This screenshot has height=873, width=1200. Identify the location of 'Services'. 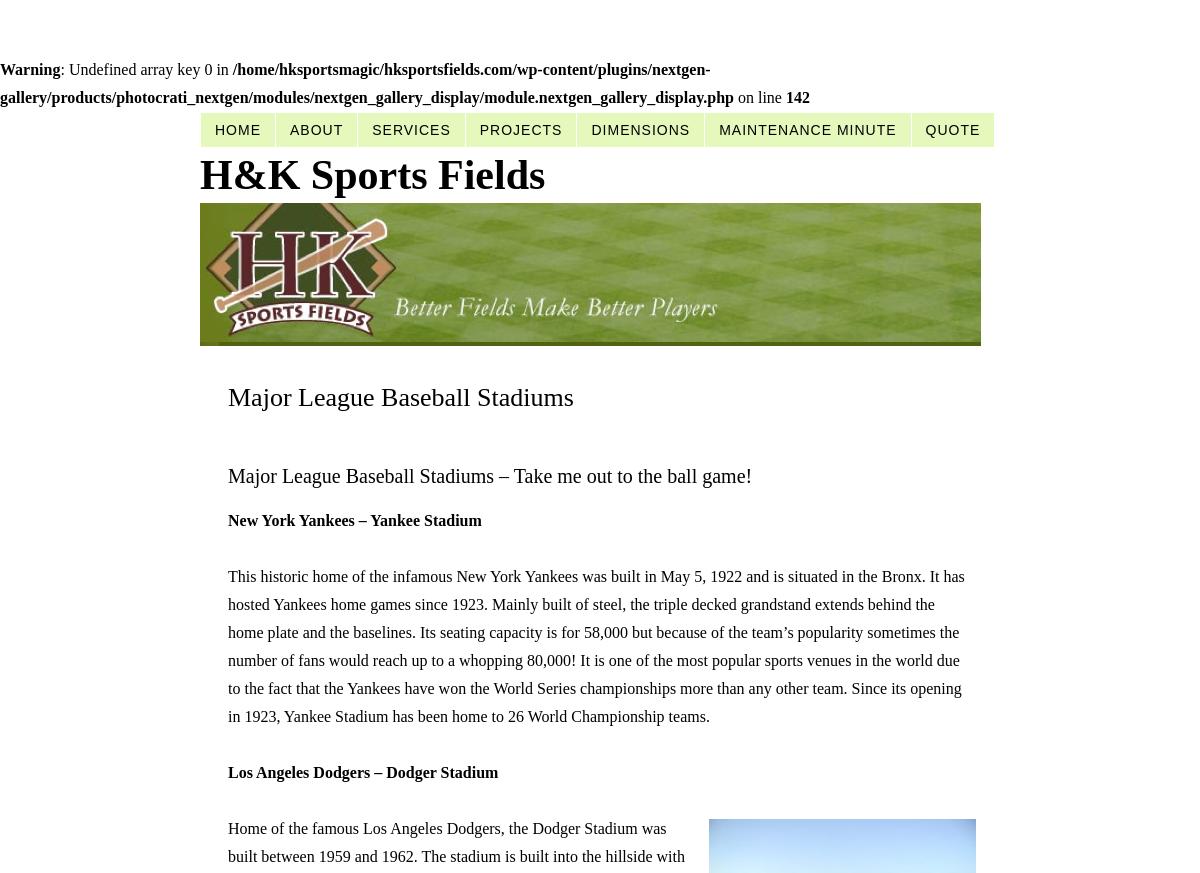
(411, 129).